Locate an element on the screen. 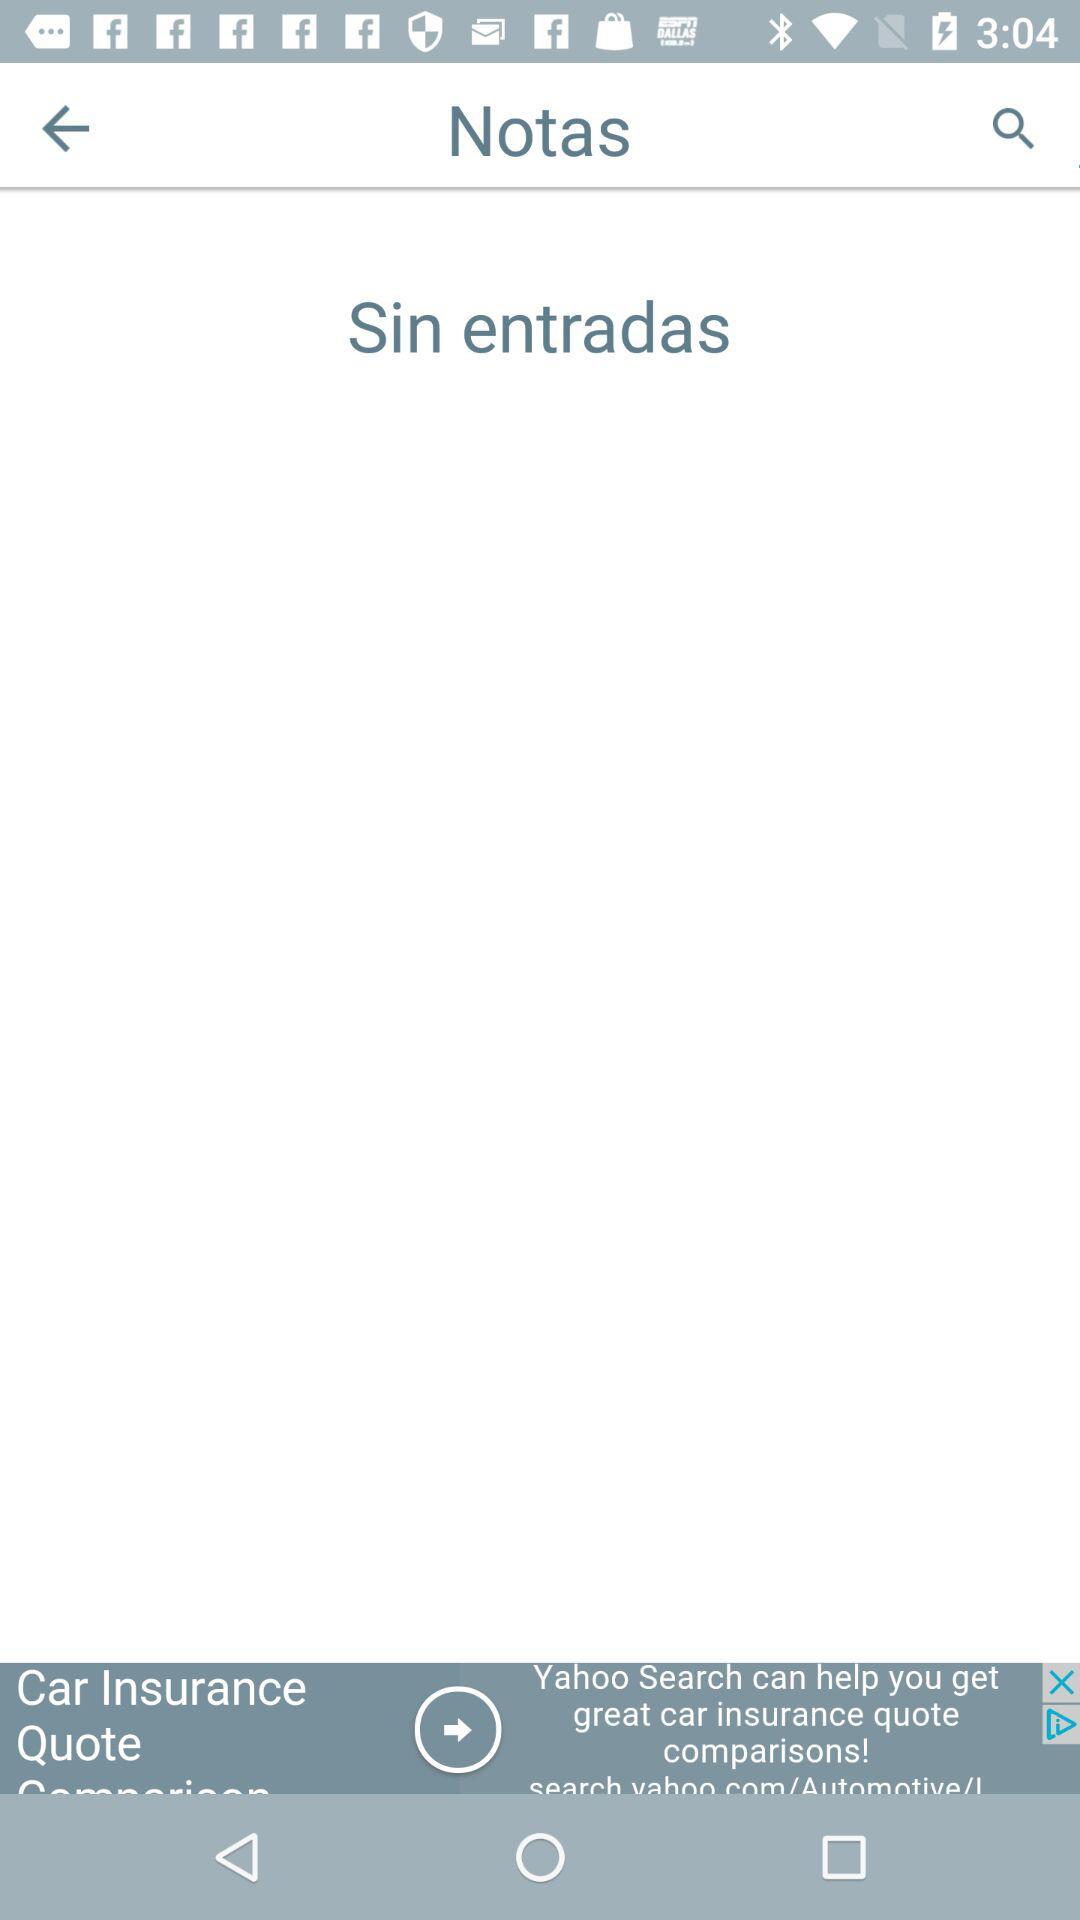 The width and height of the screenshot is (1080, 1920). advertisement is located at coordinates (540, 1727).